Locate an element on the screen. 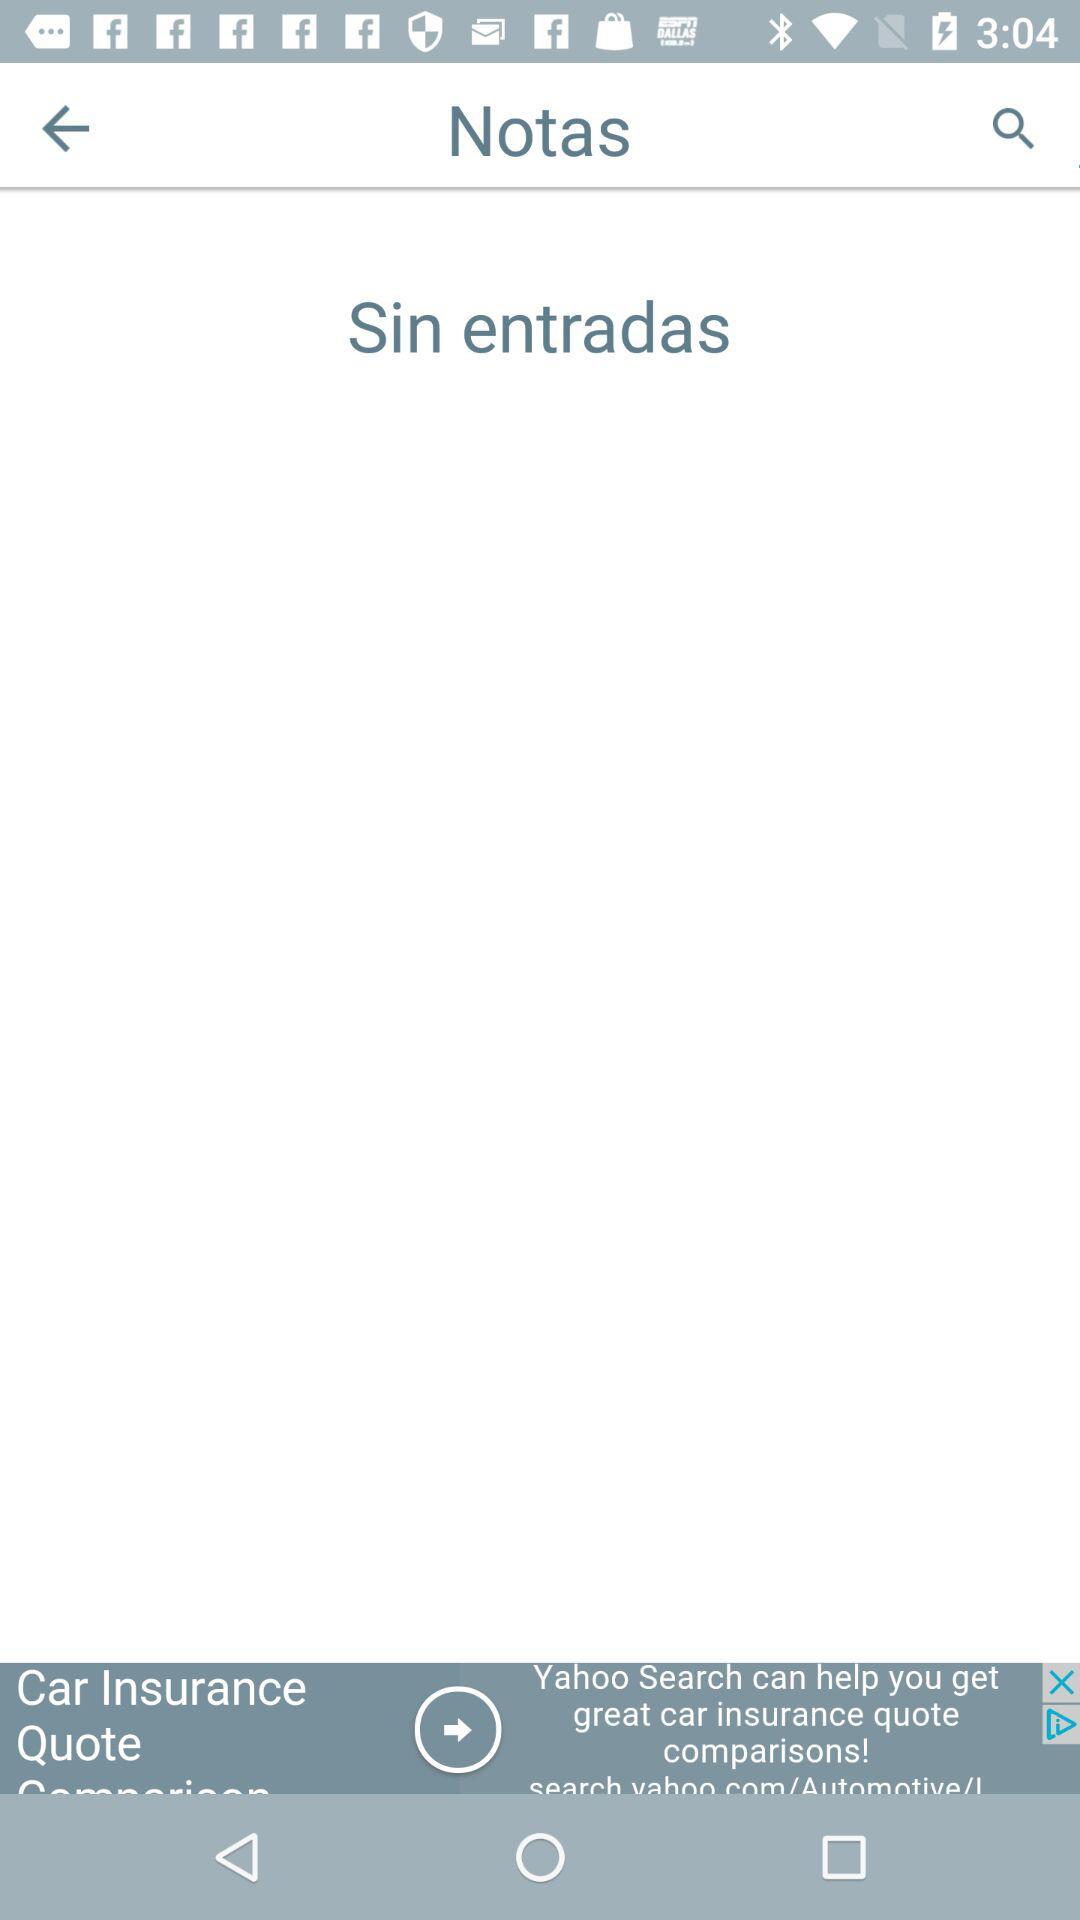 The width and height of the screenshot is (1080, 1920). advertisement is located at coordinates (540, 1727).